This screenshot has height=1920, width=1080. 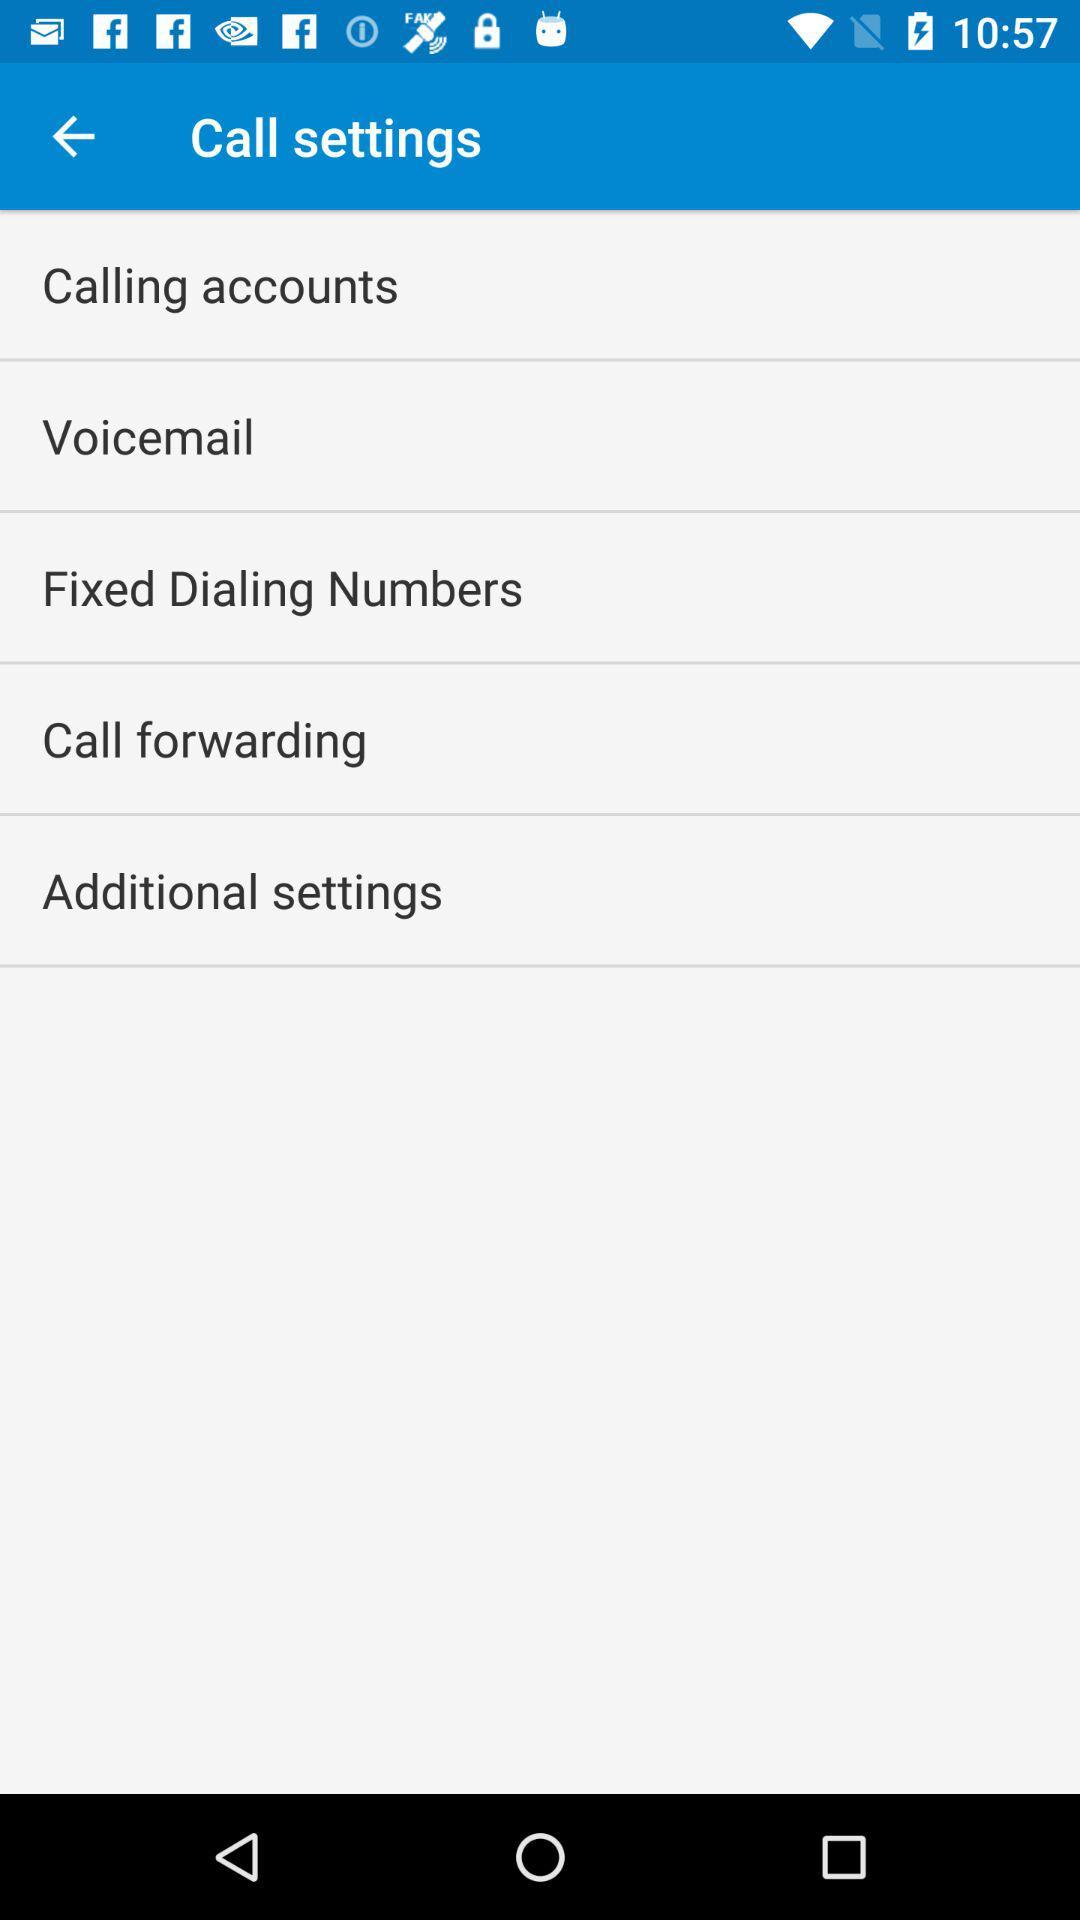 What do you see at coordinates (282, 586) in the screenshot?
I see `the fixed dialing numbers app` at bounding box center [282, 586].